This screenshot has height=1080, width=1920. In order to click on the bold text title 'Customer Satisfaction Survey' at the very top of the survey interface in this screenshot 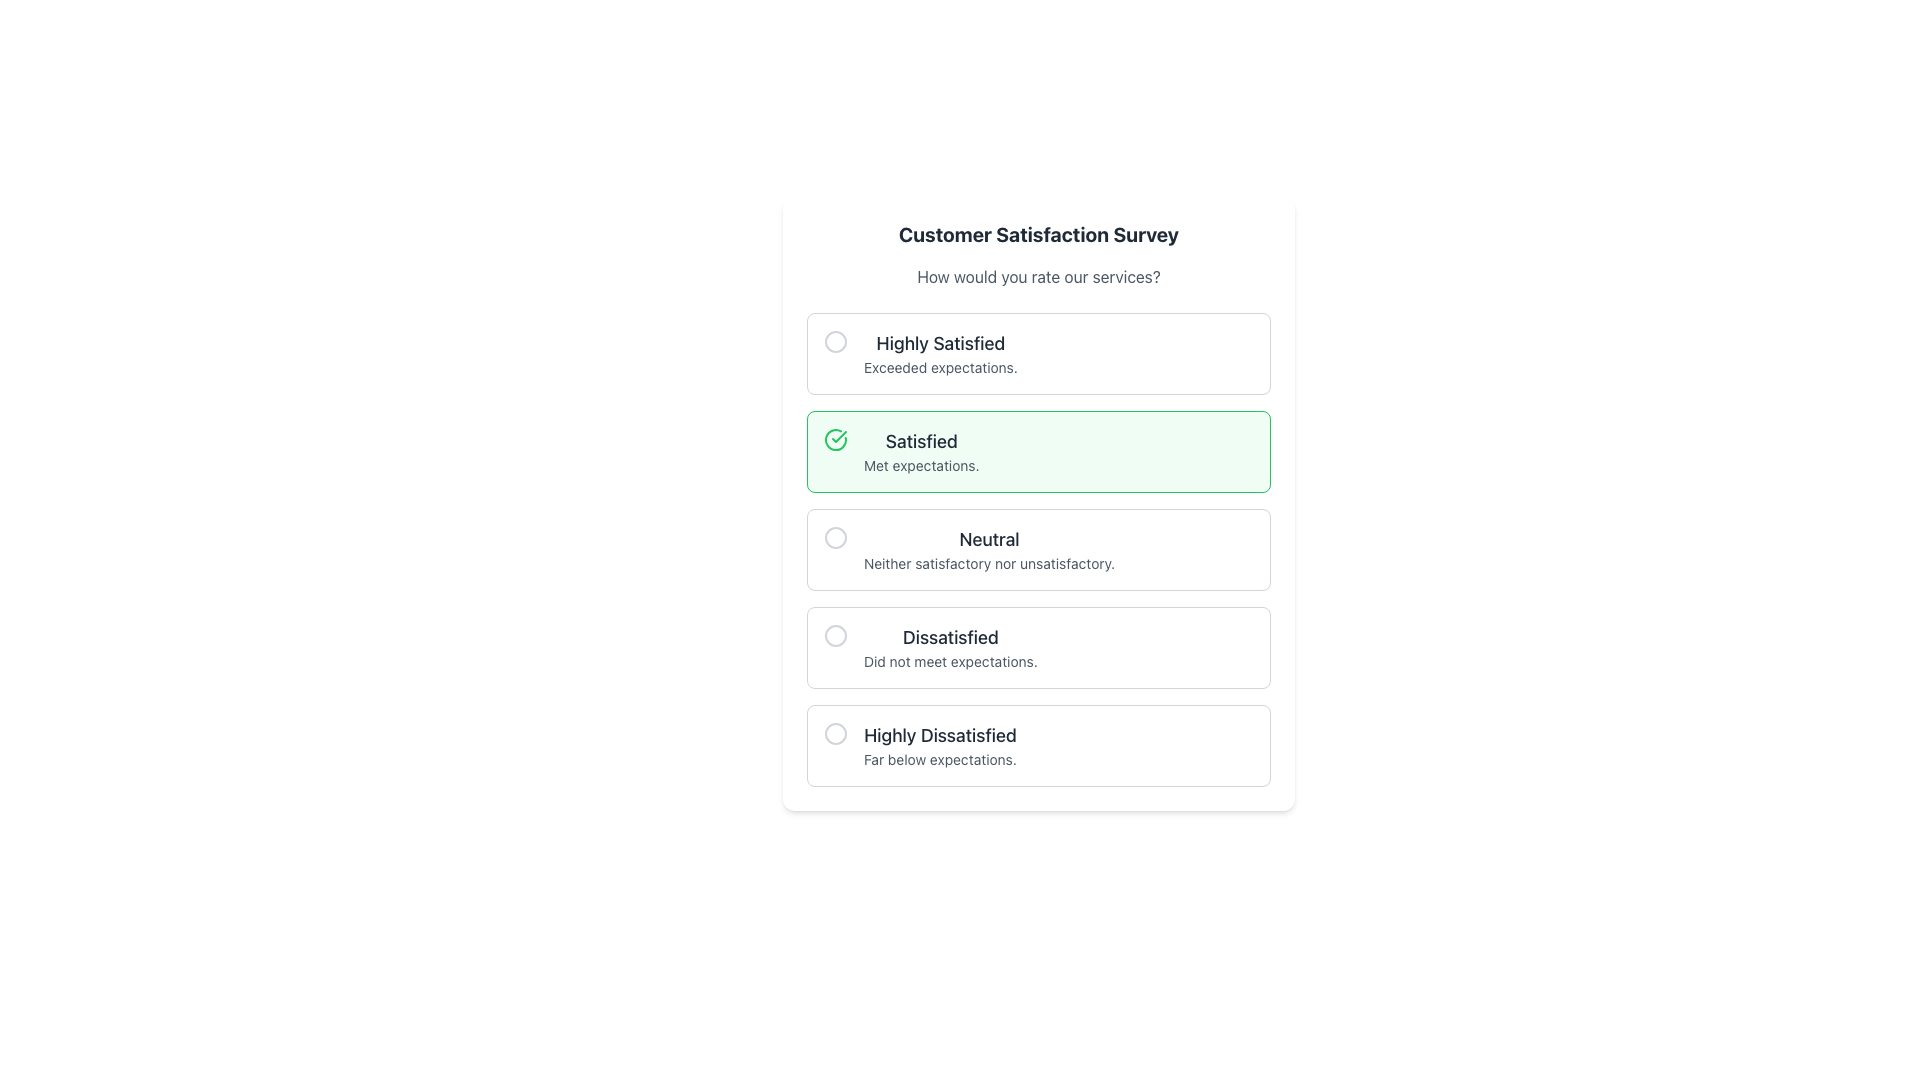, I will do `click(1038, 234)`.